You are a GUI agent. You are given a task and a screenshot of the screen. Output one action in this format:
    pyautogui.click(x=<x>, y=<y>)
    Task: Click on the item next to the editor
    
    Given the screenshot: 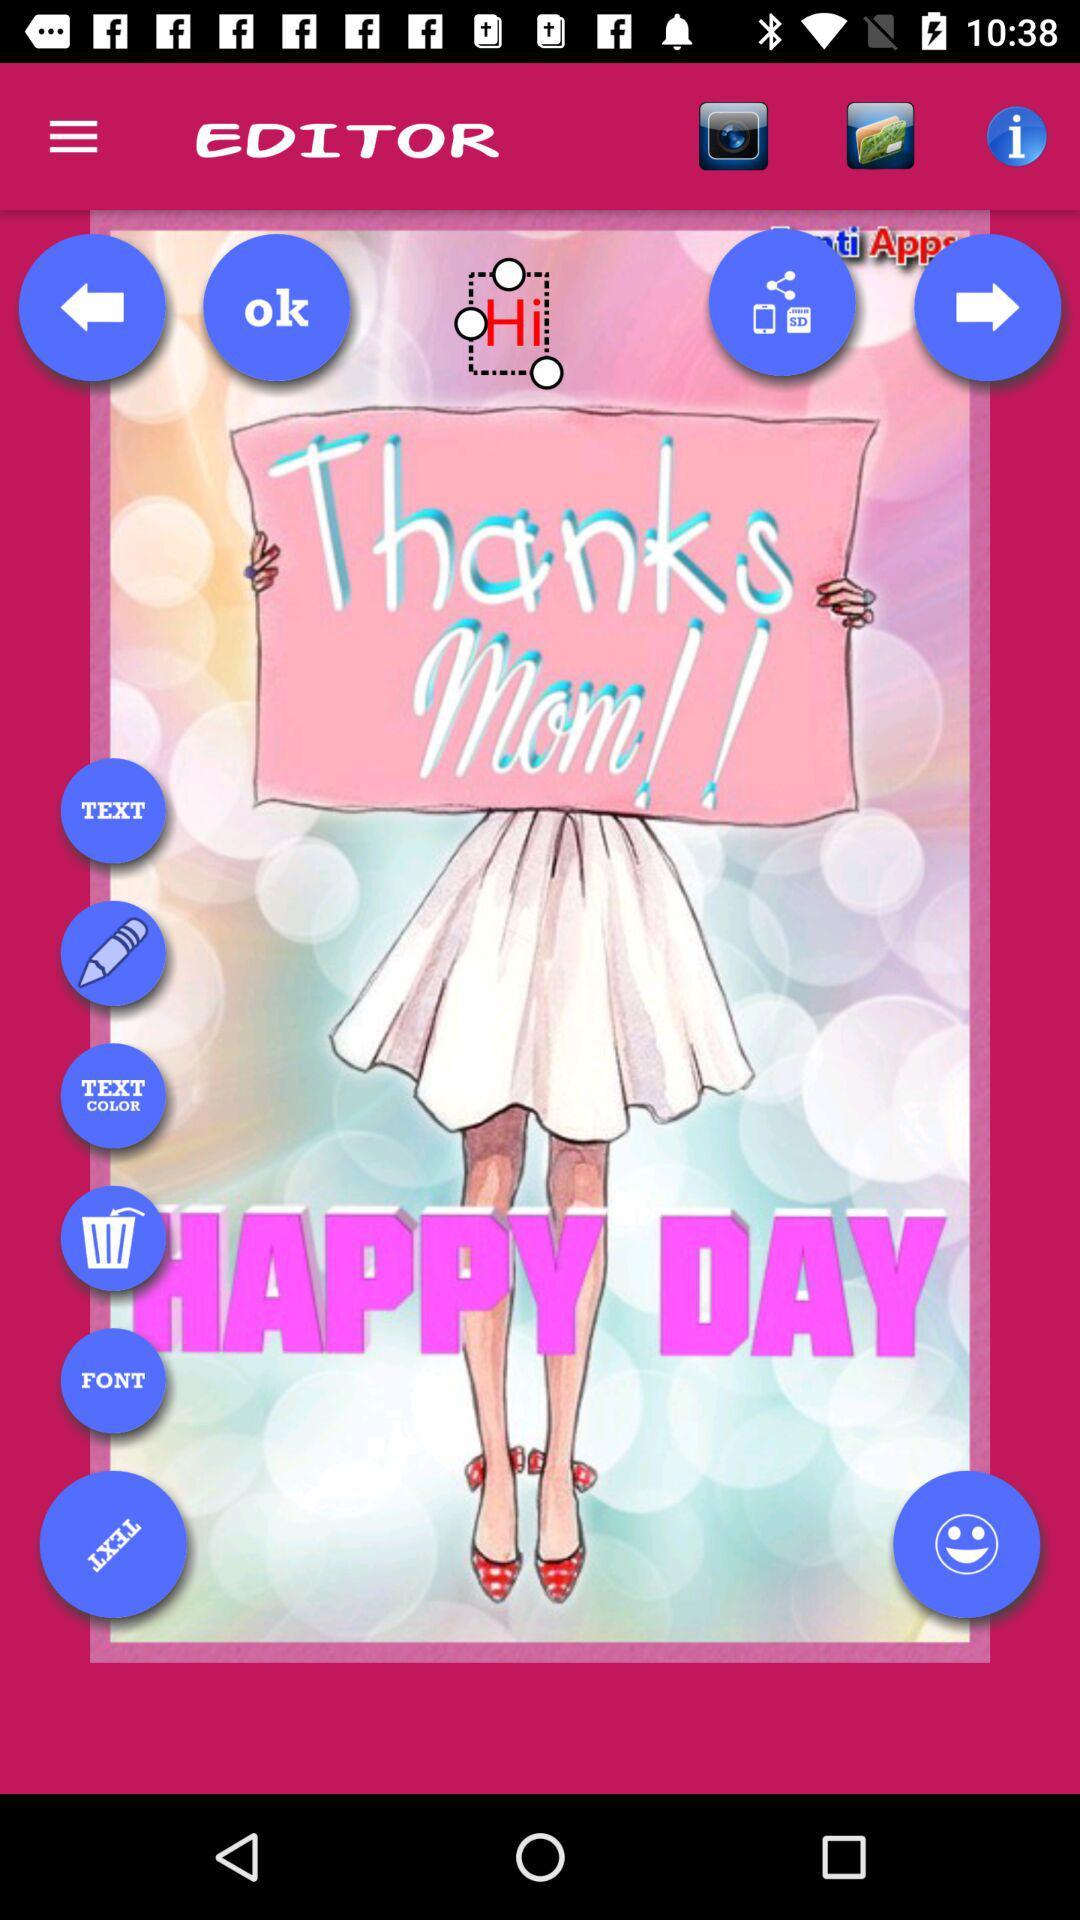 What is the action you would take?
    pyautogui.click(x=733, y=135)
    